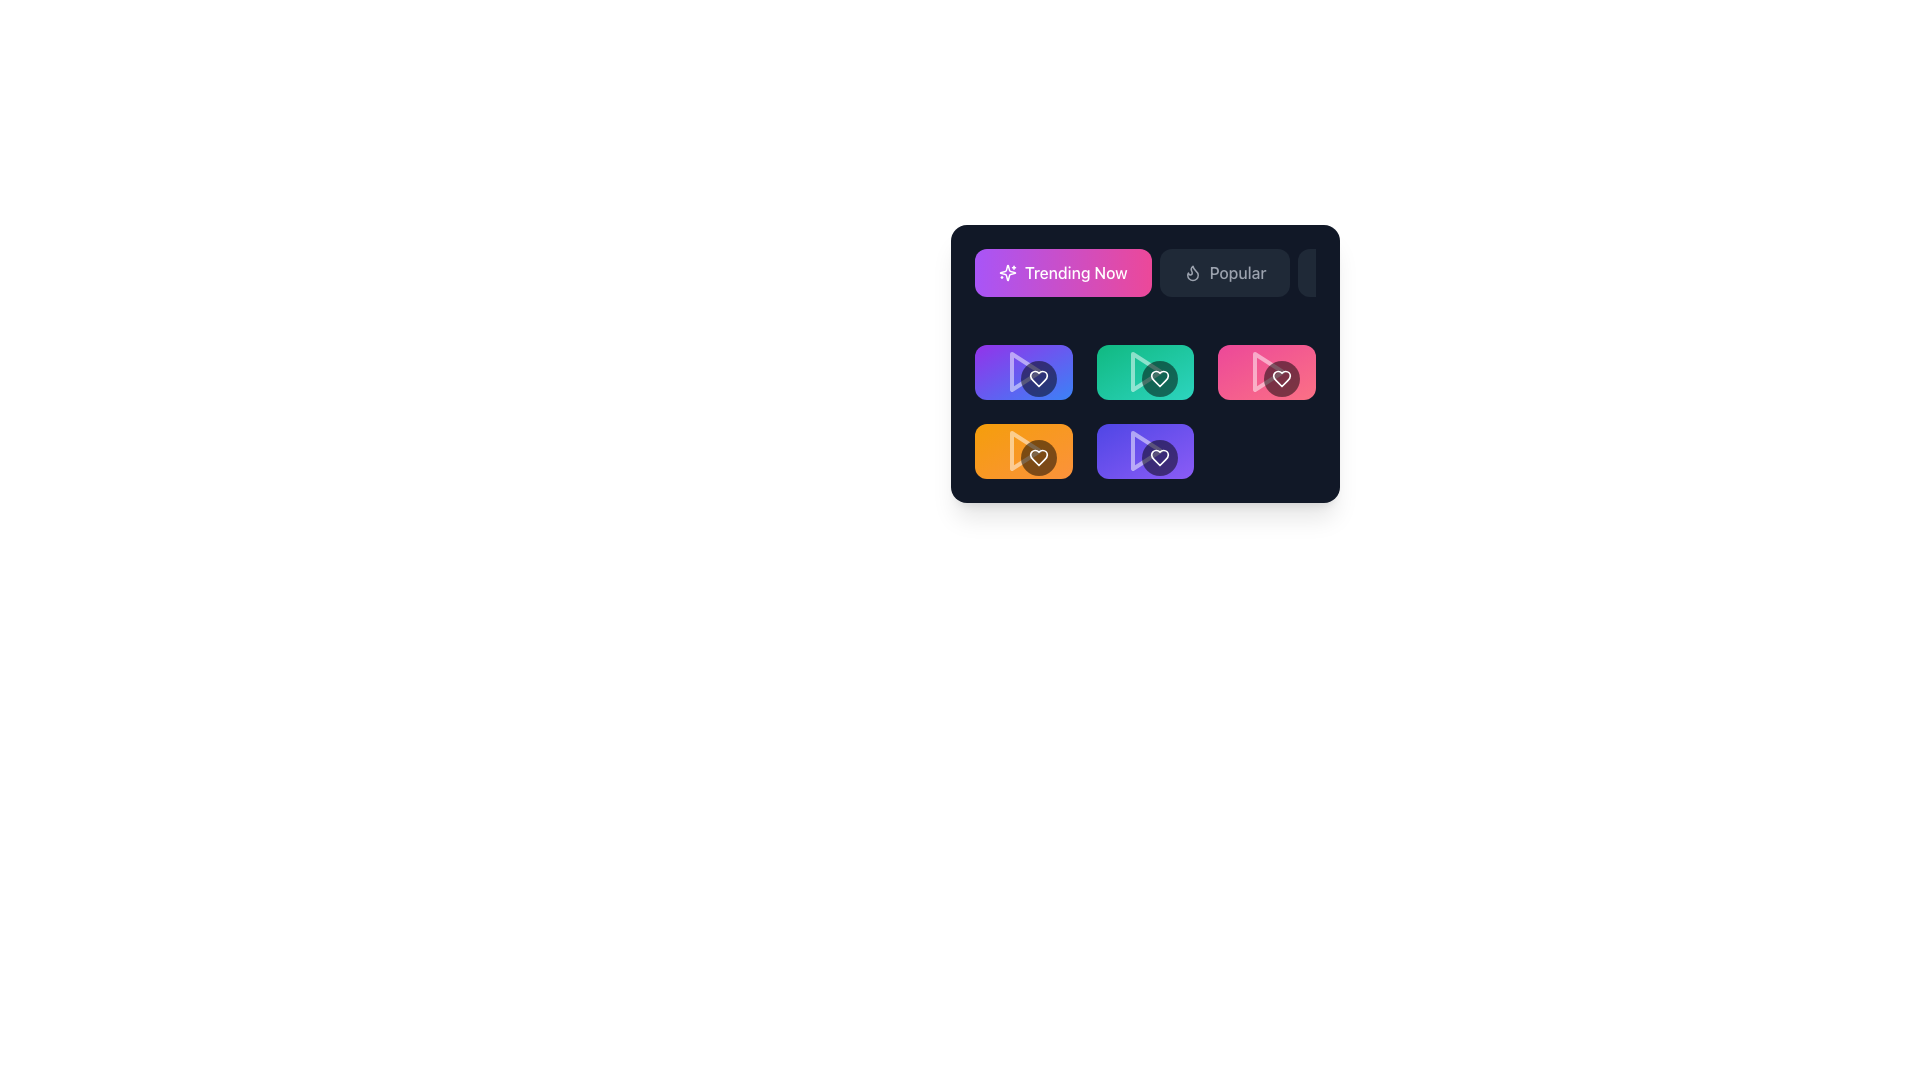 The height and width of the screenshot is (1080, 1920). Describe the element at coordinates (1038, 378) in the screenshot. I see `the heart-shaped icon button located centrally within the top left rectangular item of the grid layout` at that location.